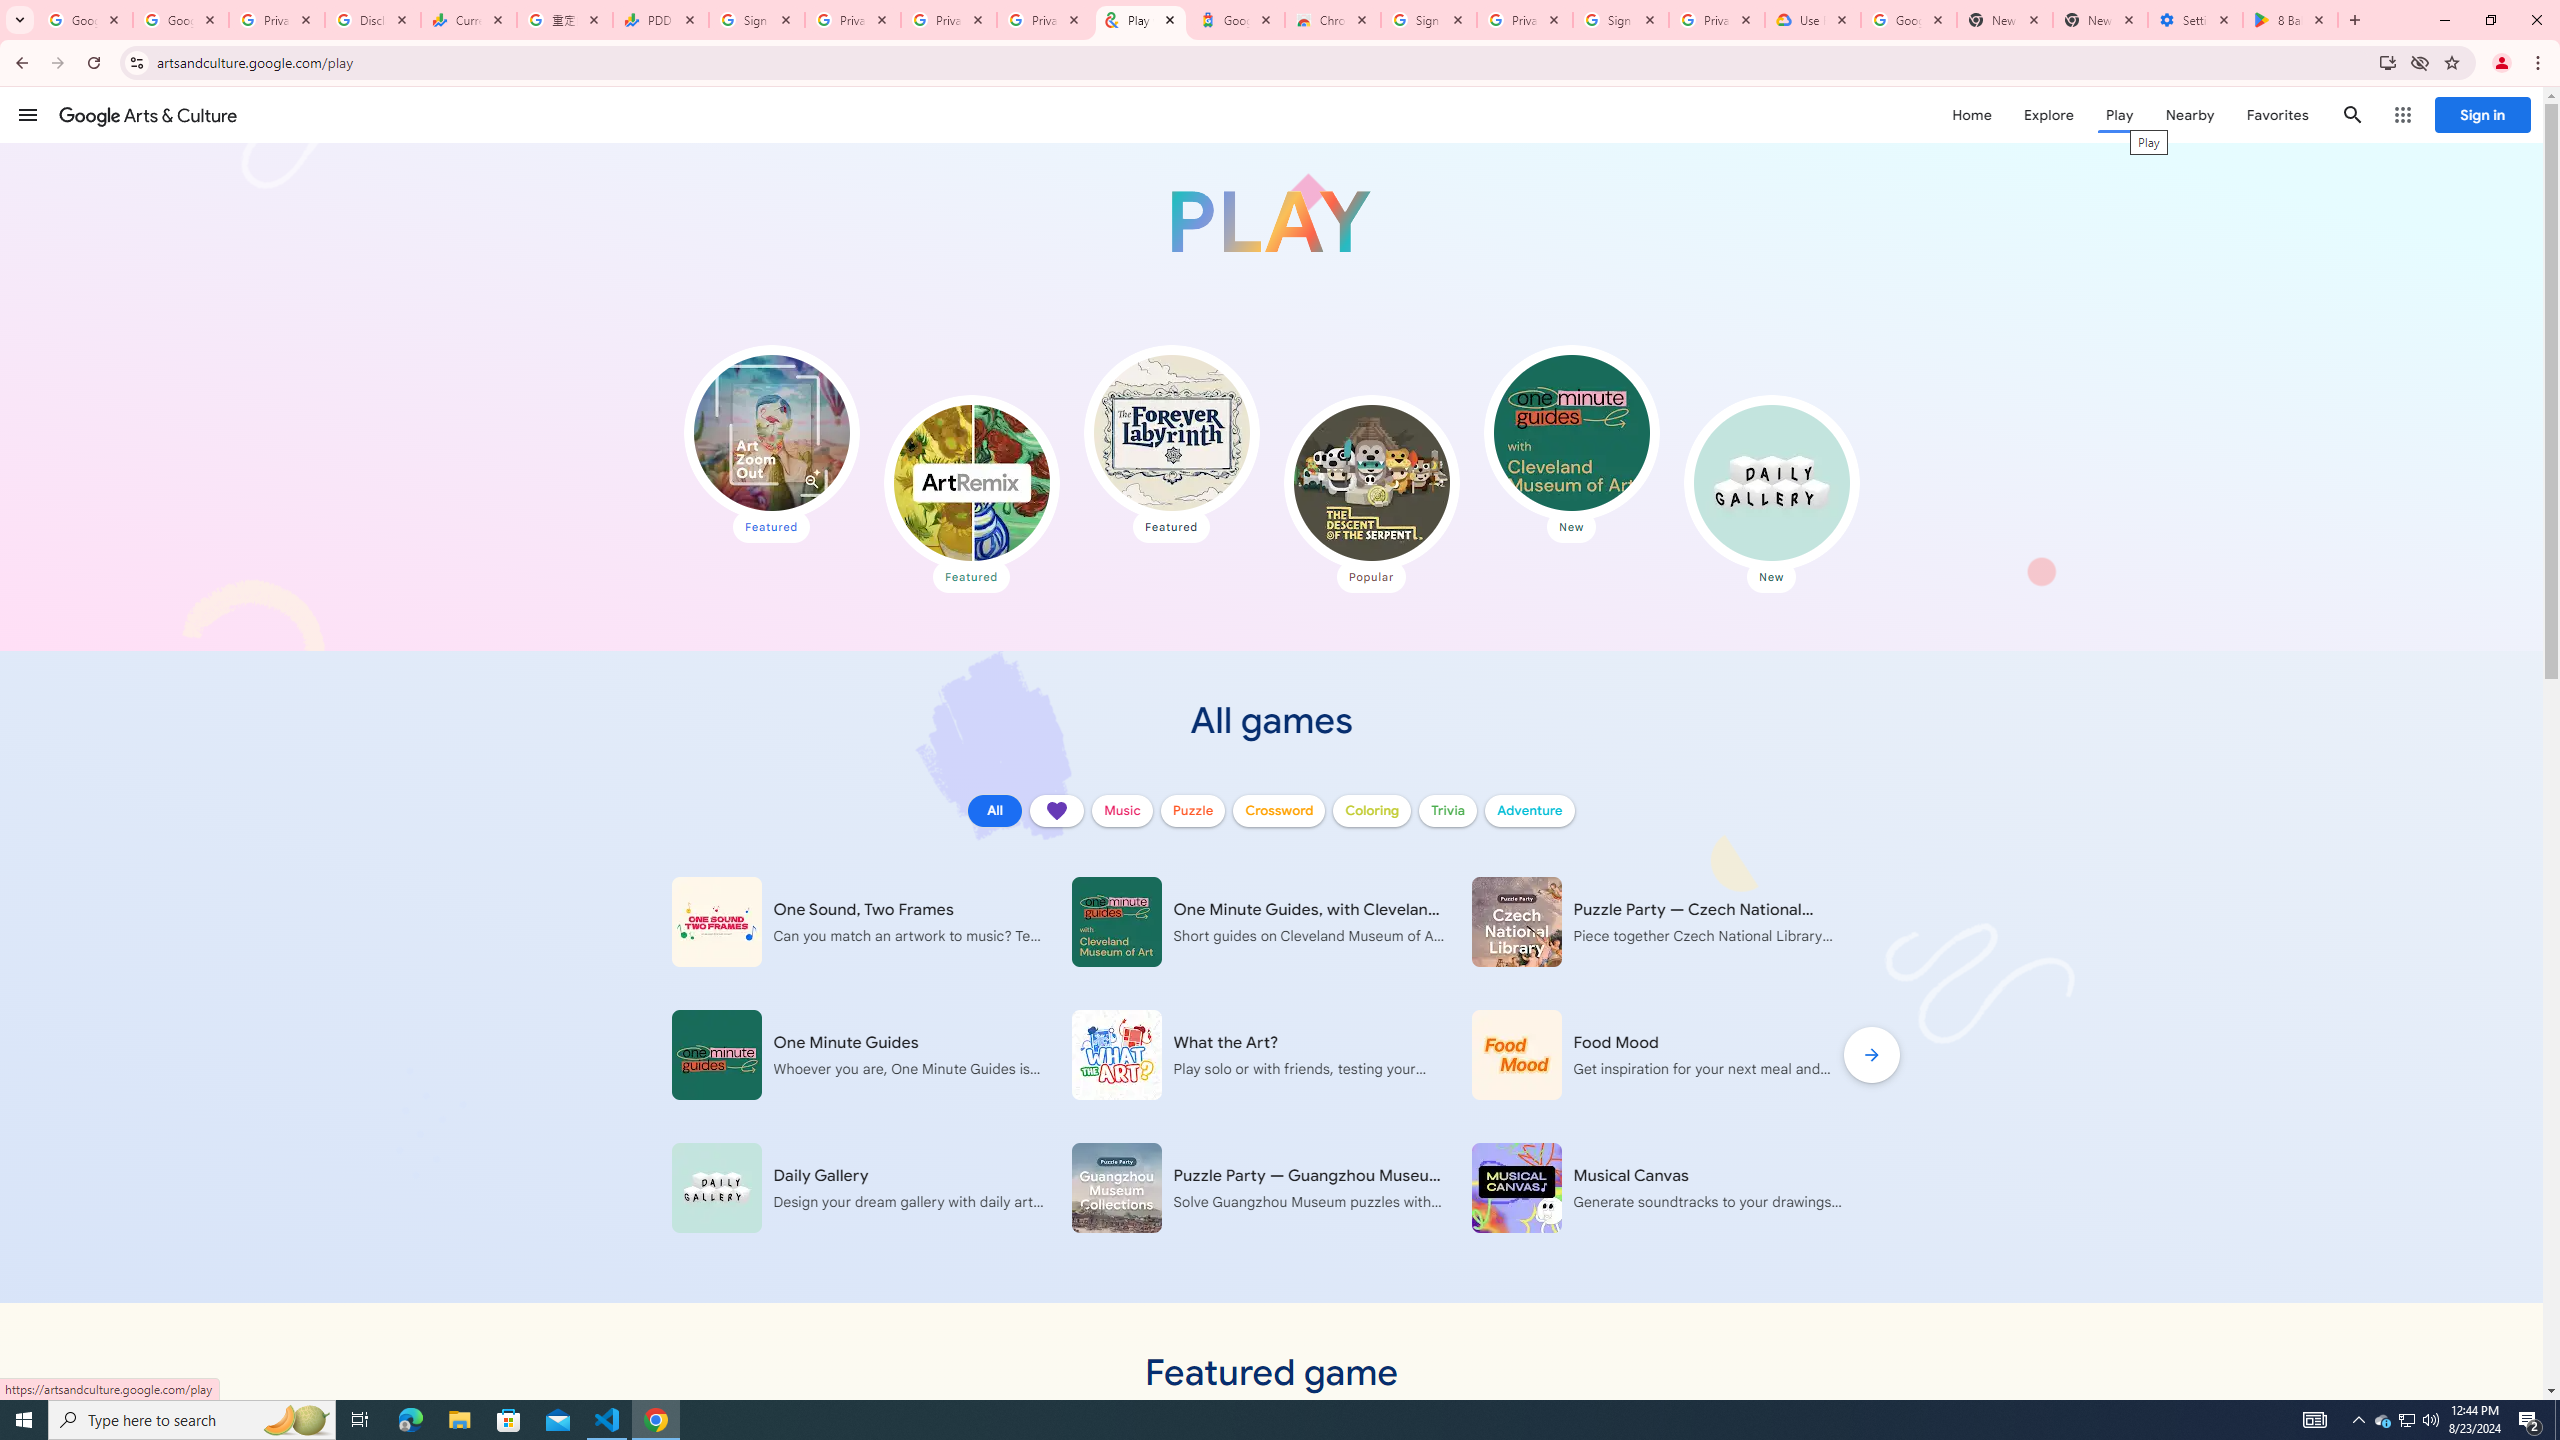 The width and height of the screenshot is (2560, 1440). What do you see at coordinates (2099, 19) in the screenshot?
I see `'New Tab'` at bounding box center [2099, 19].